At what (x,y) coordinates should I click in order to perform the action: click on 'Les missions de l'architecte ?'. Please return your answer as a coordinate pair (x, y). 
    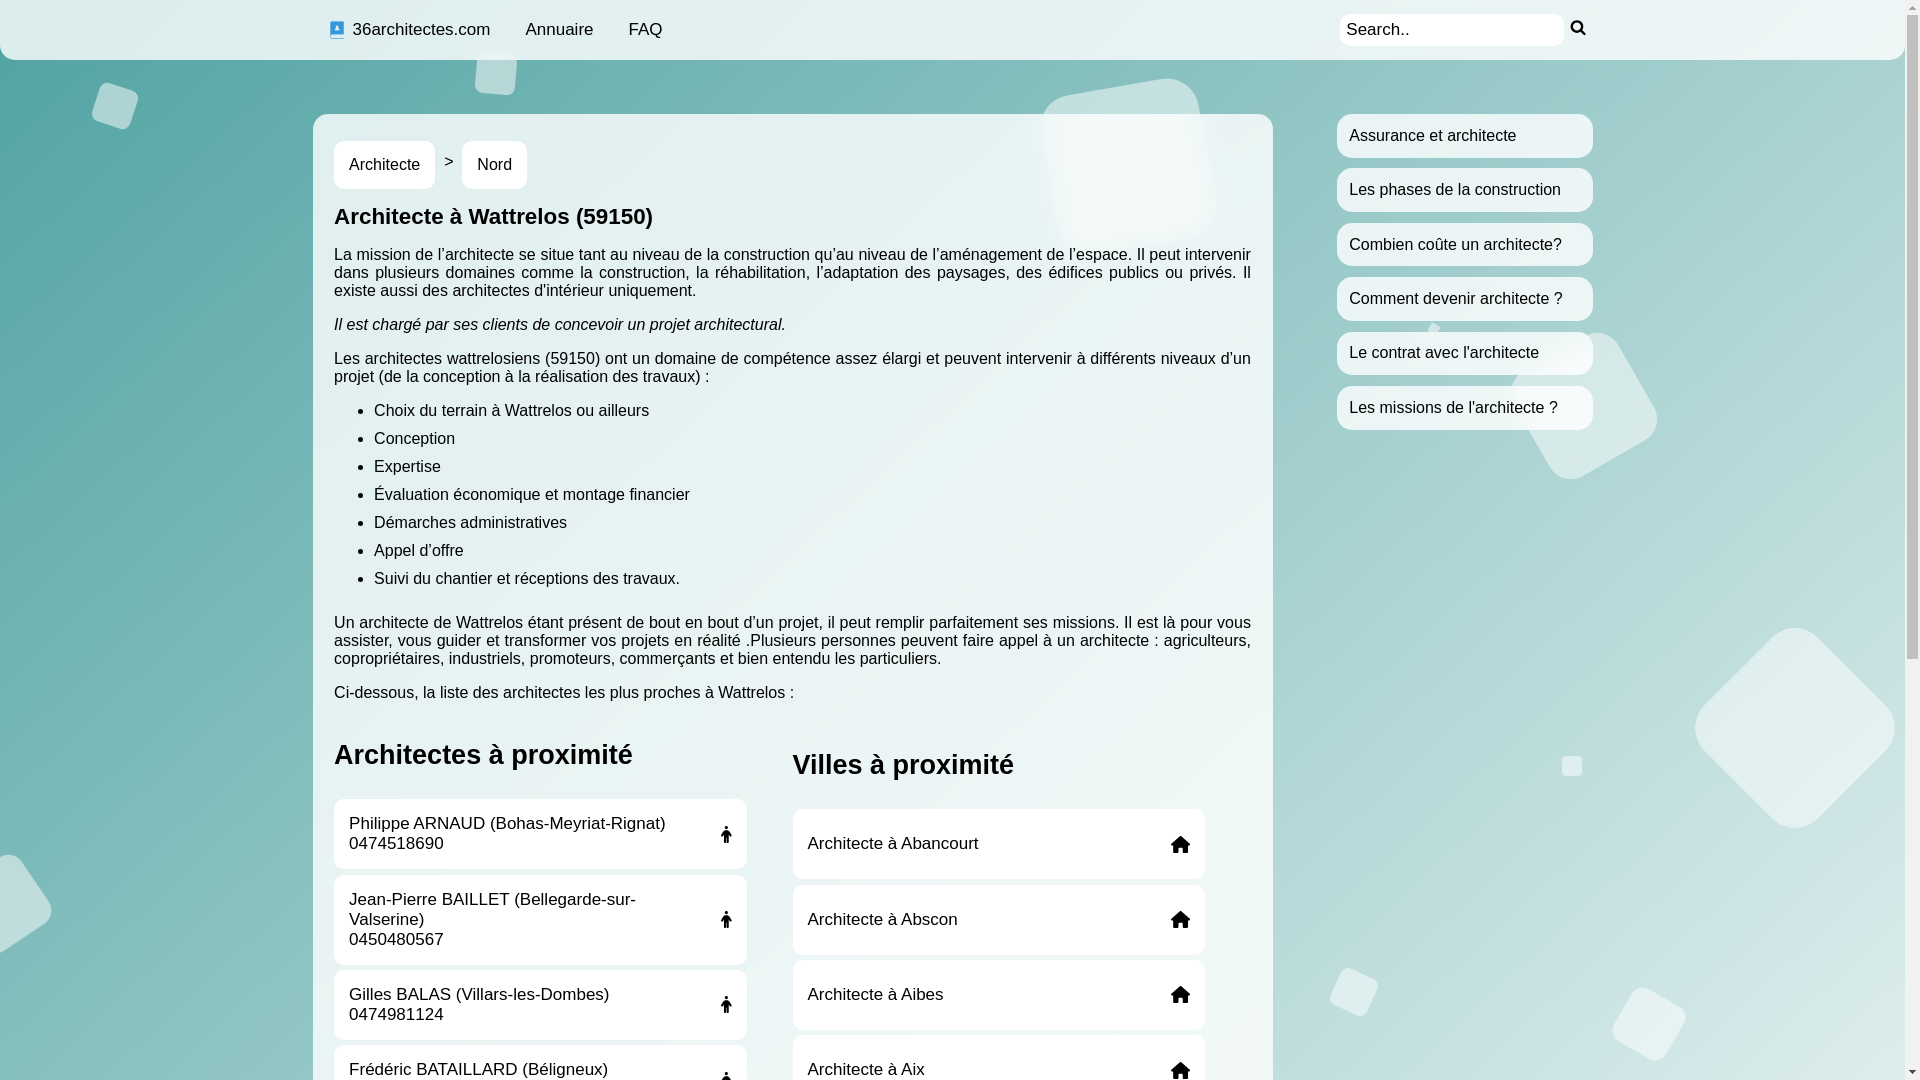
    Looking at the image, I should click on (1453, 406).